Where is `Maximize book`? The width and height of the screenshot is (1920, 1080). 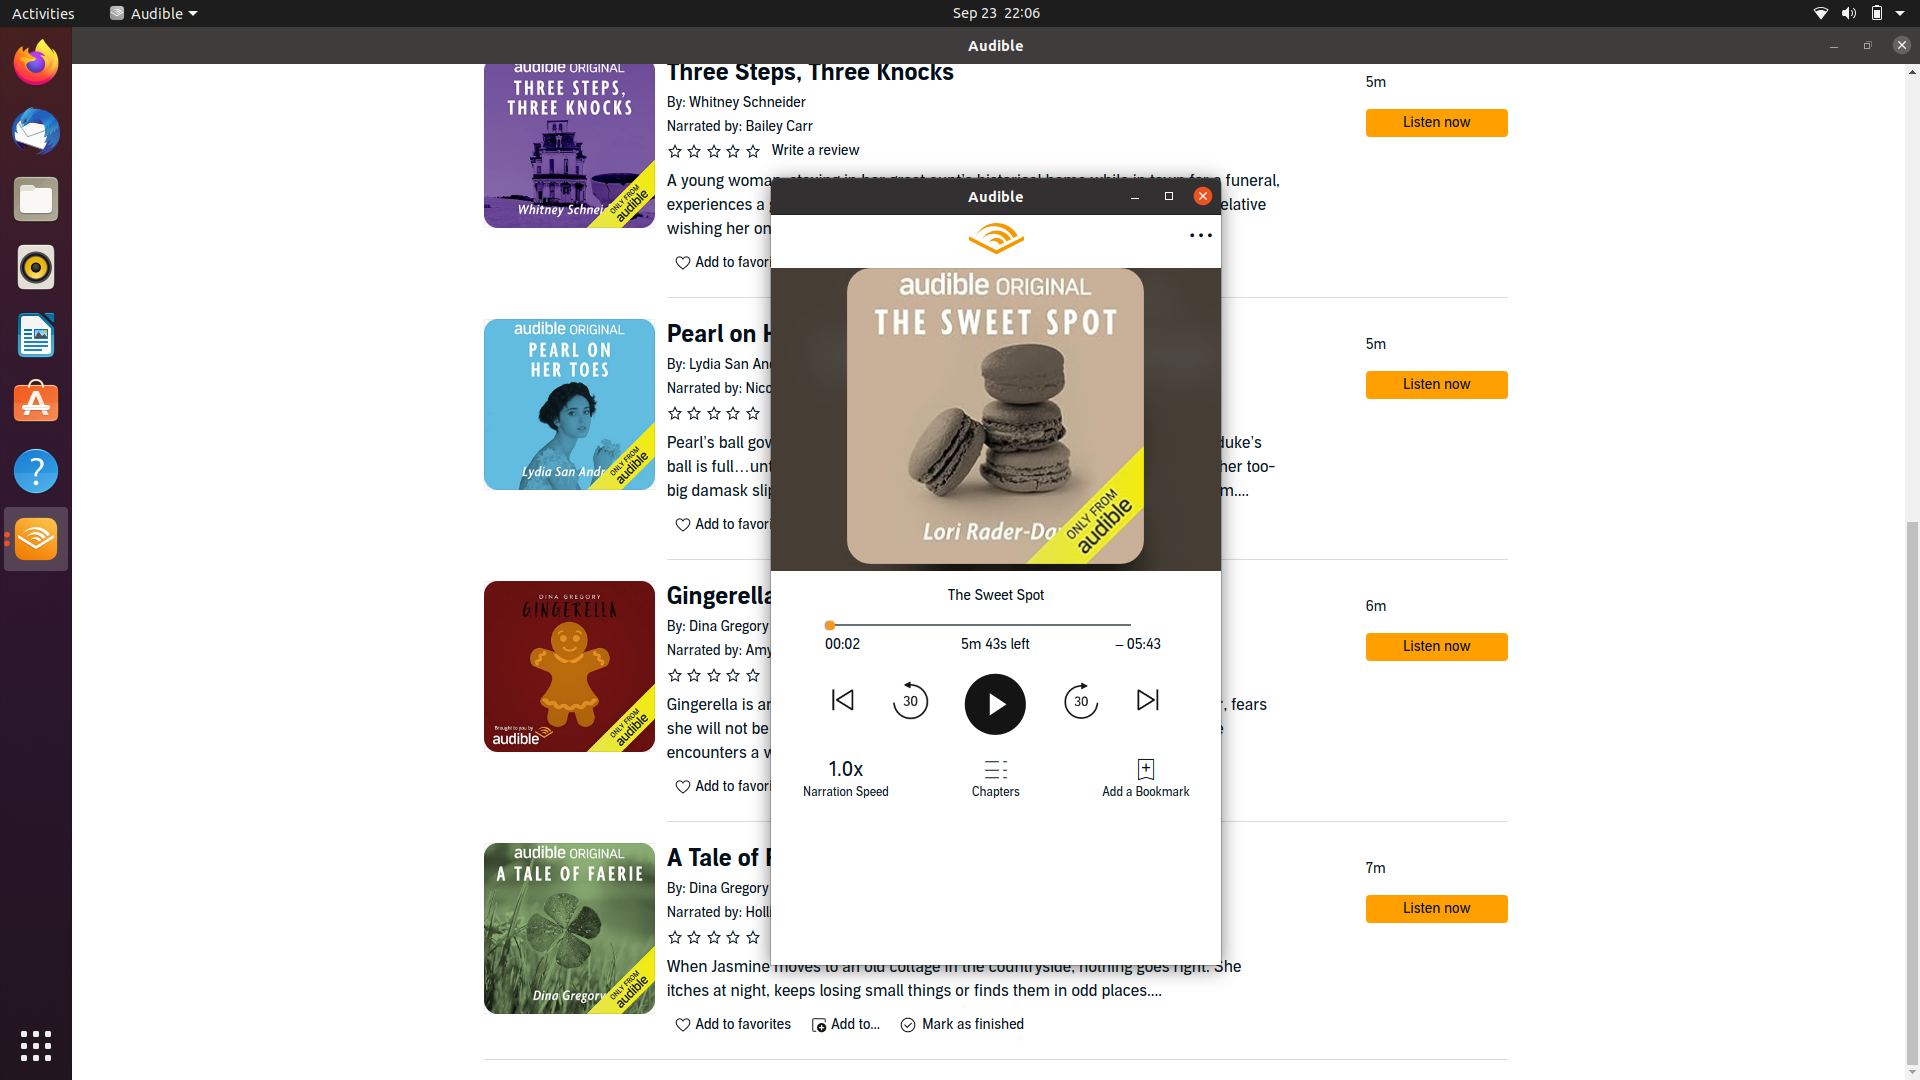 Maximize book is located at coordinates (1136, 196).